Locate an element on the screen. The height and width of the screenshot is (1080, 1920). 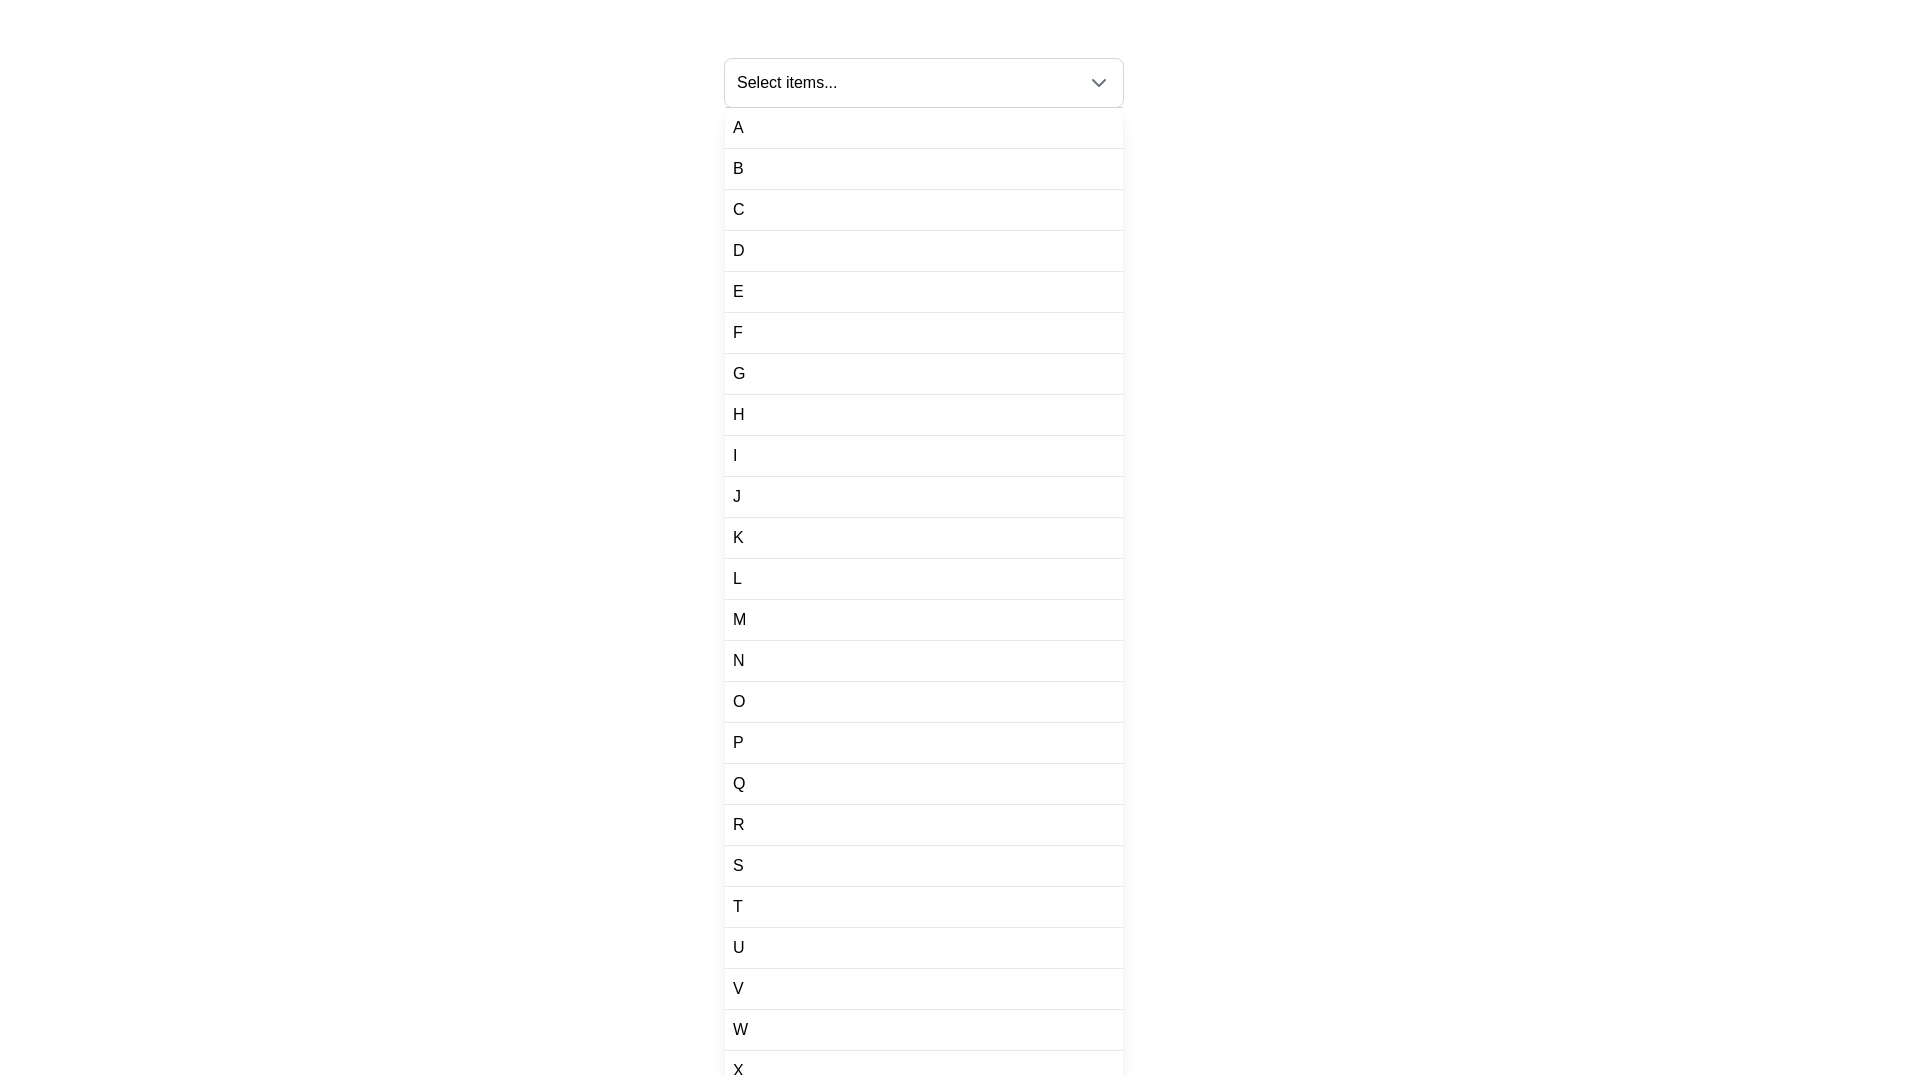
the Text item in the dropdown menu, which is the 15th item in the list is located at coordinates (738, 701).